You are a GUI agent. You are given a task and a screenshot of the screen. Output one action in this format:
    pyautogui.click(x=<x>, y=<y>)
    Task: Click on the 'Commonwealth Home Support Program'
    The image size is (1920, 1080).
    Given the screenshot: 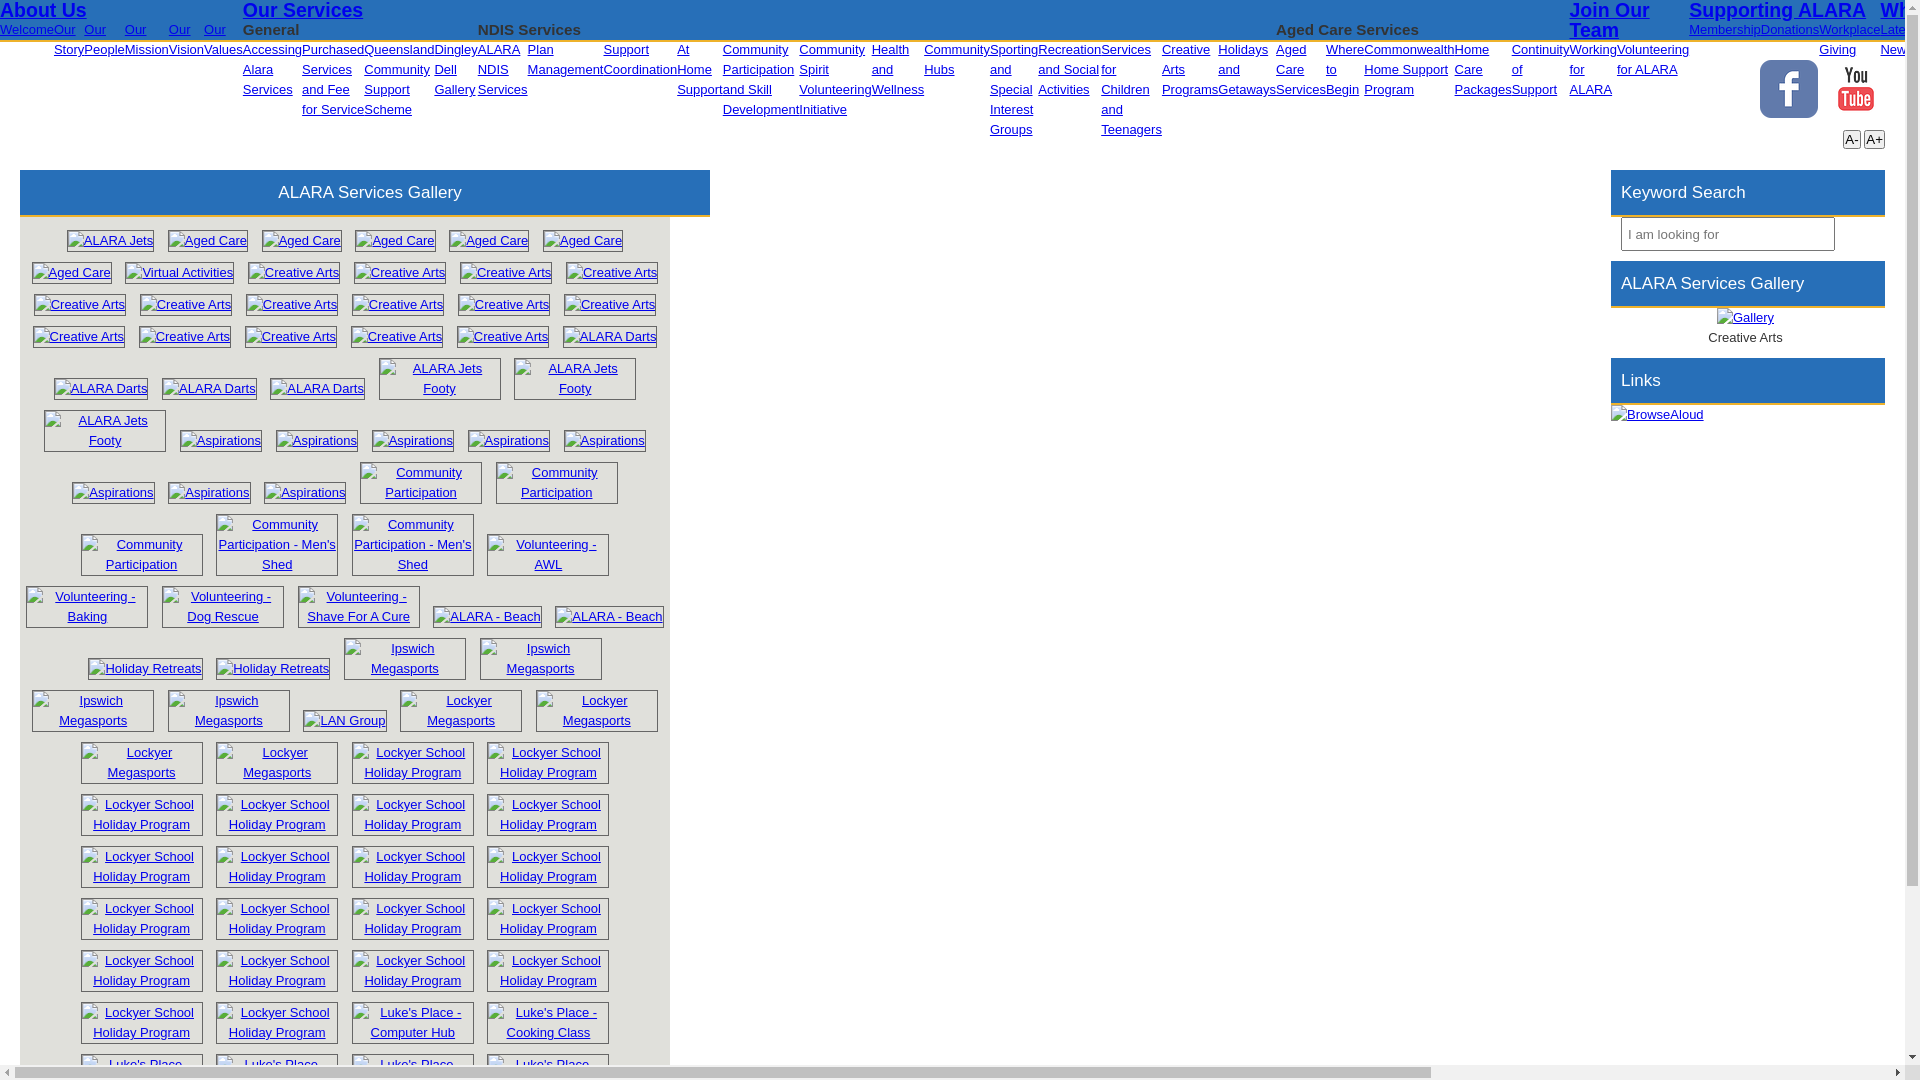 What is the action you would take?
    pyautogui.click(x=1408, y=68)
    